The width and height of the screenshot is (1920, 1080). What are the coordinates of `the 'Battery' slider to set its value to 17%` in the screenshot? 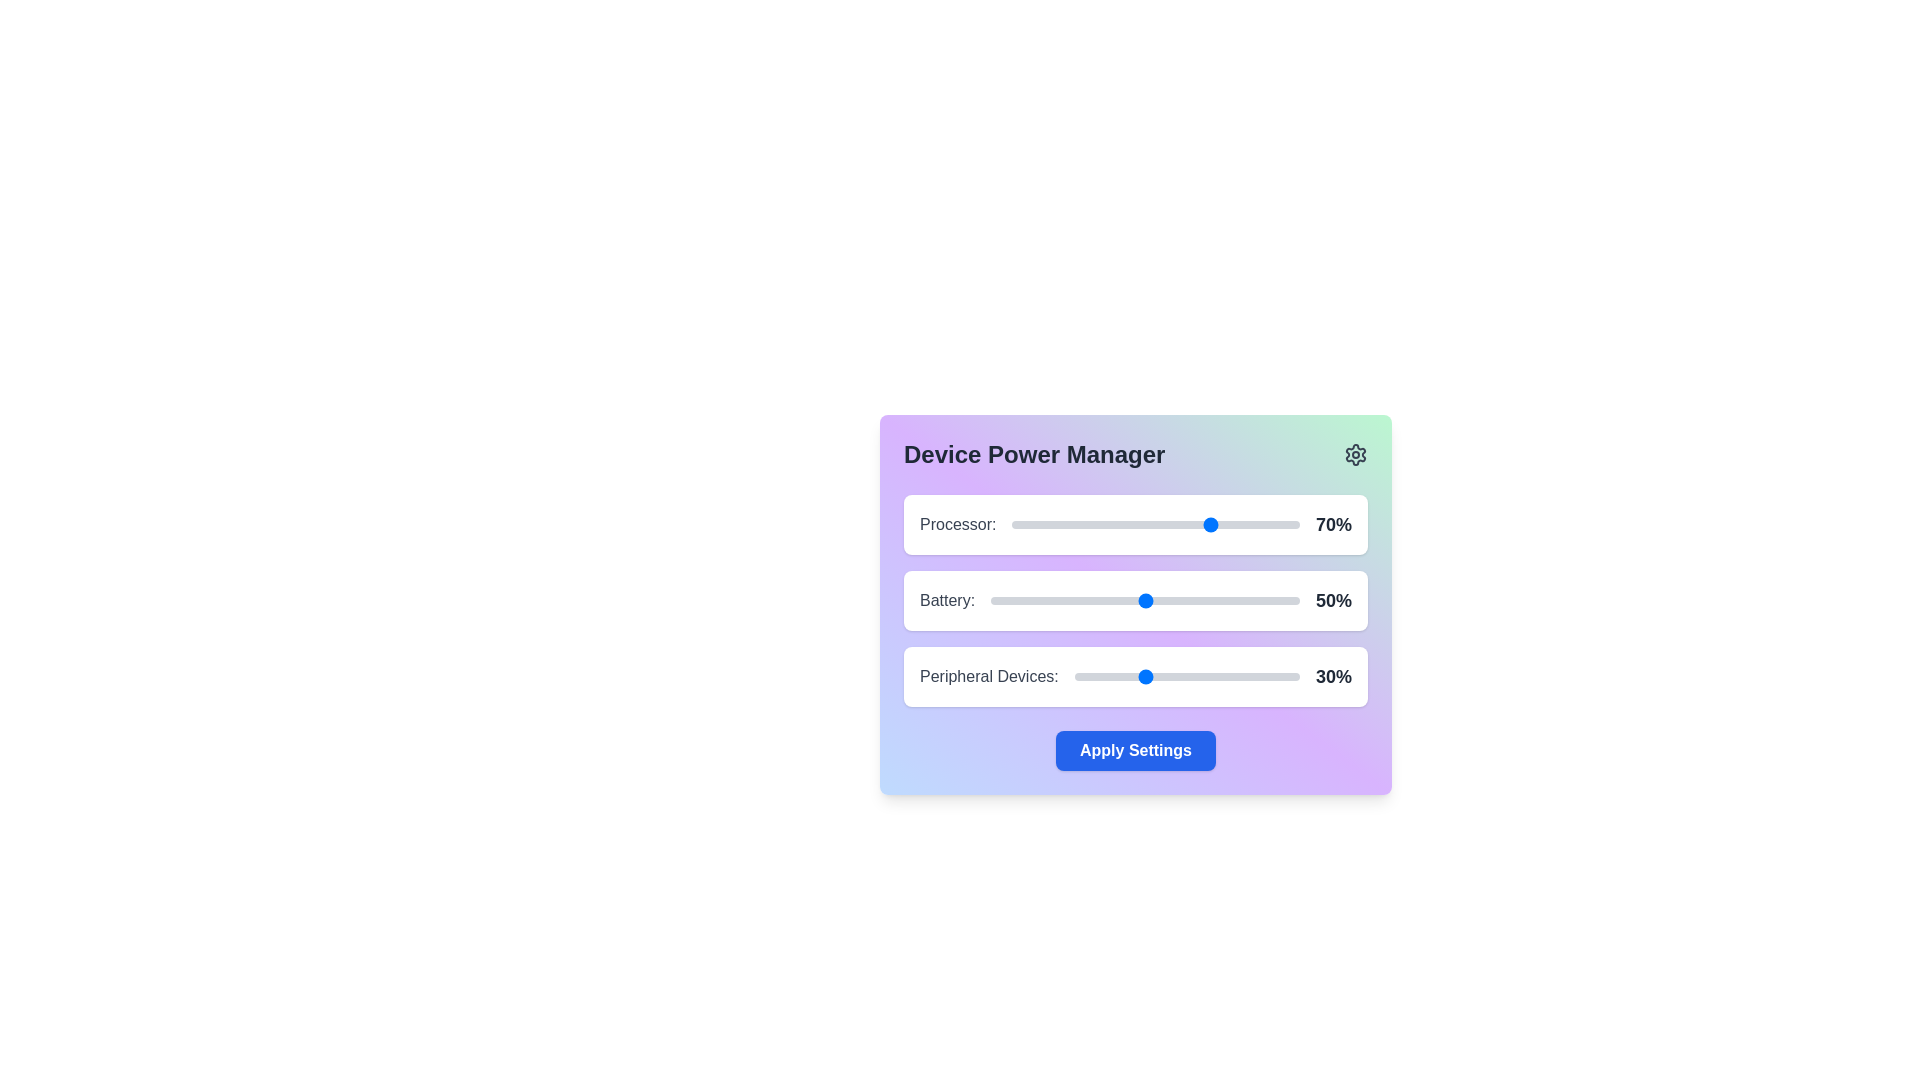 It's located at (1042, 600).